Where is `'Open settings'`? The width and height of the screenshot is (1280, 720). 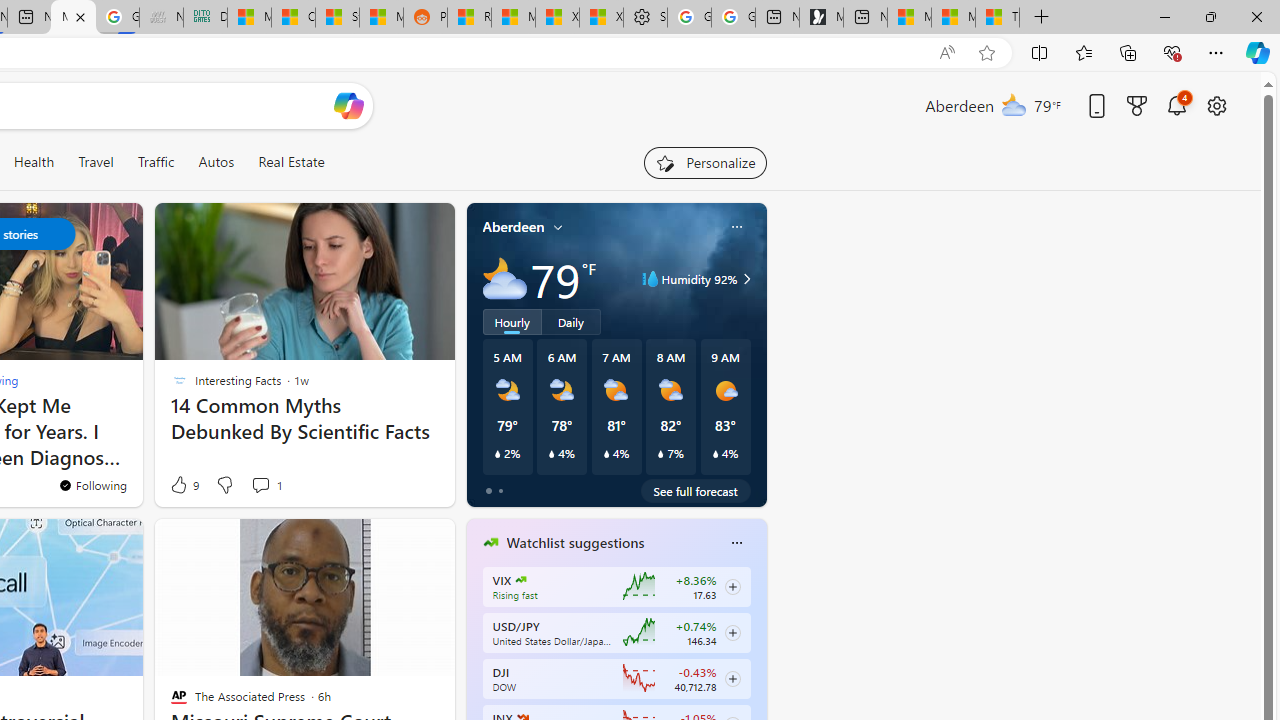 'Open settings' is located at coordinates (1215, 105).